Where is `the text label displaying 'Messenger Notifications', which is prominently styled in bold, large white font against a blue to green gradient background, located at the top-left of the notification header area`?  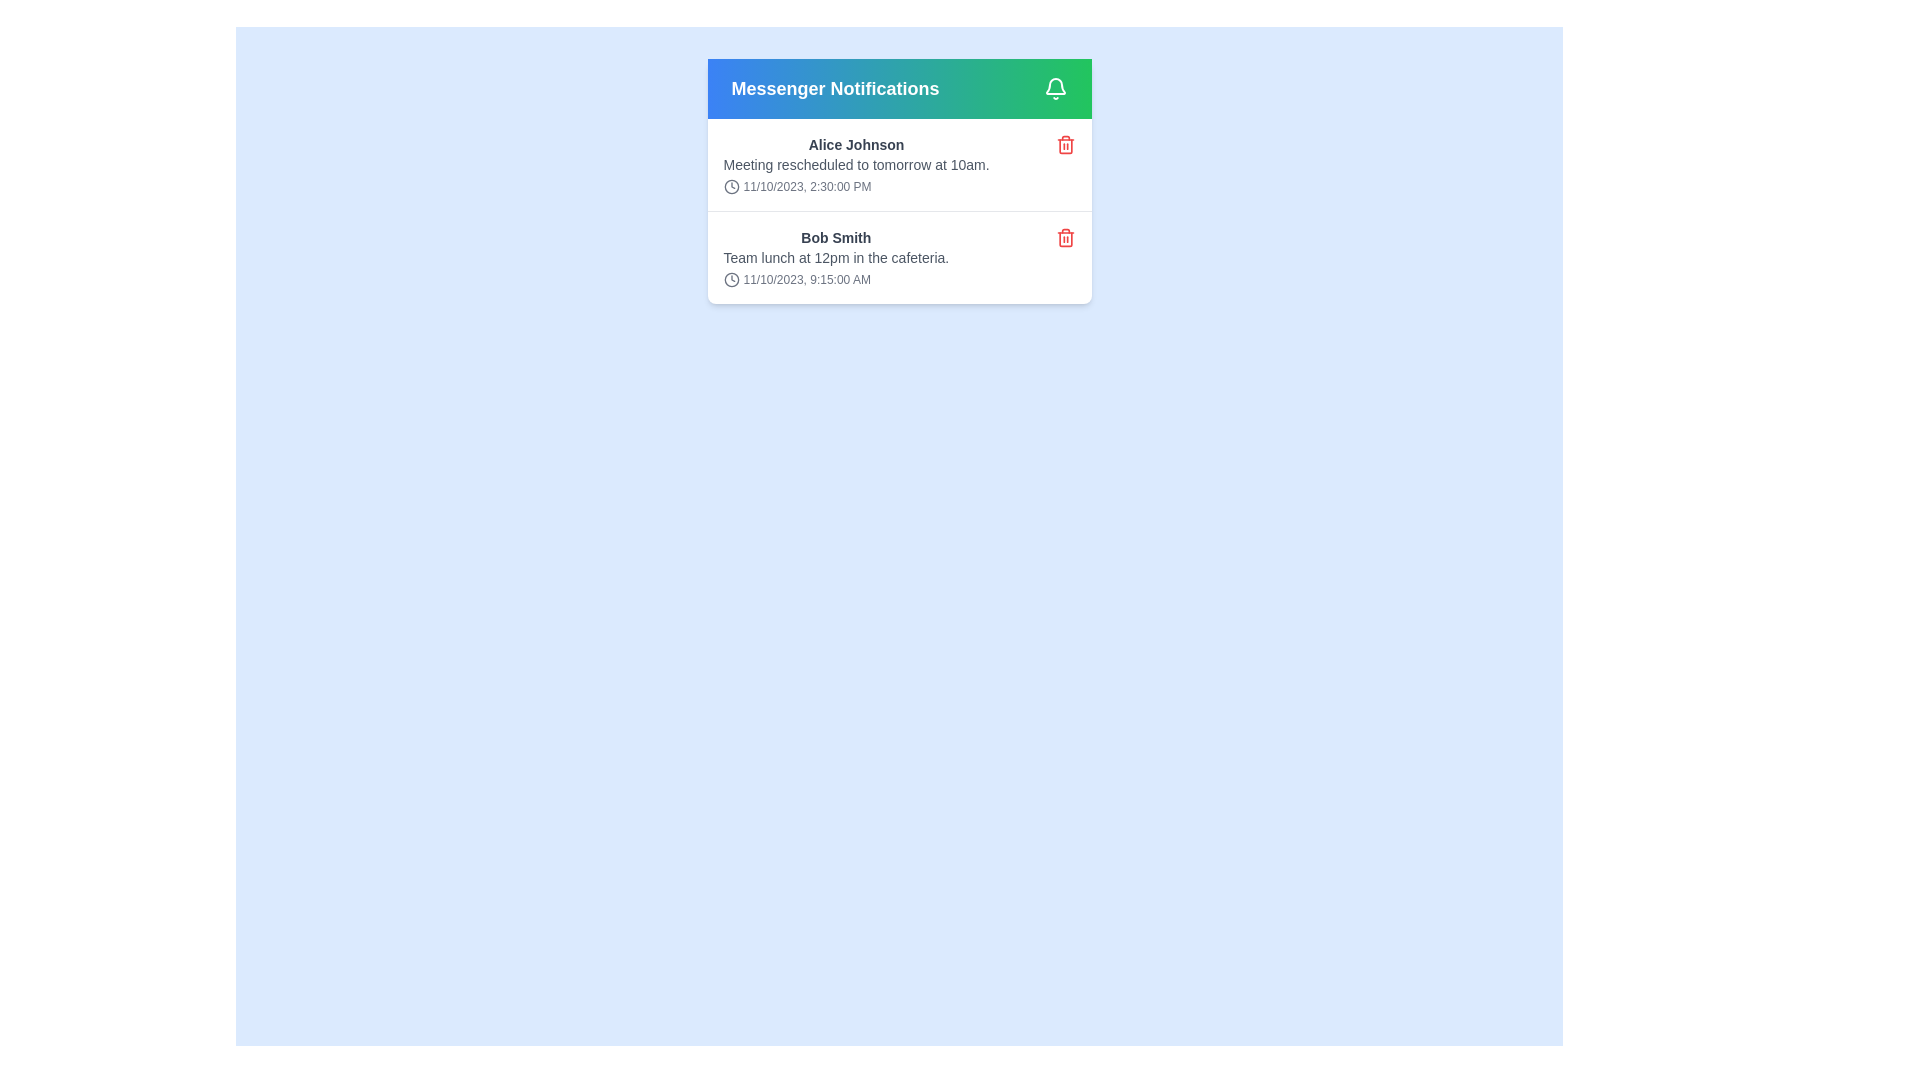
the text label displaying 'Messenger Notifications', which is prominently styled in bold, large white font against a blue to green gradient background, located at the top-left of the notification header area is located at coordinates (835, 87).